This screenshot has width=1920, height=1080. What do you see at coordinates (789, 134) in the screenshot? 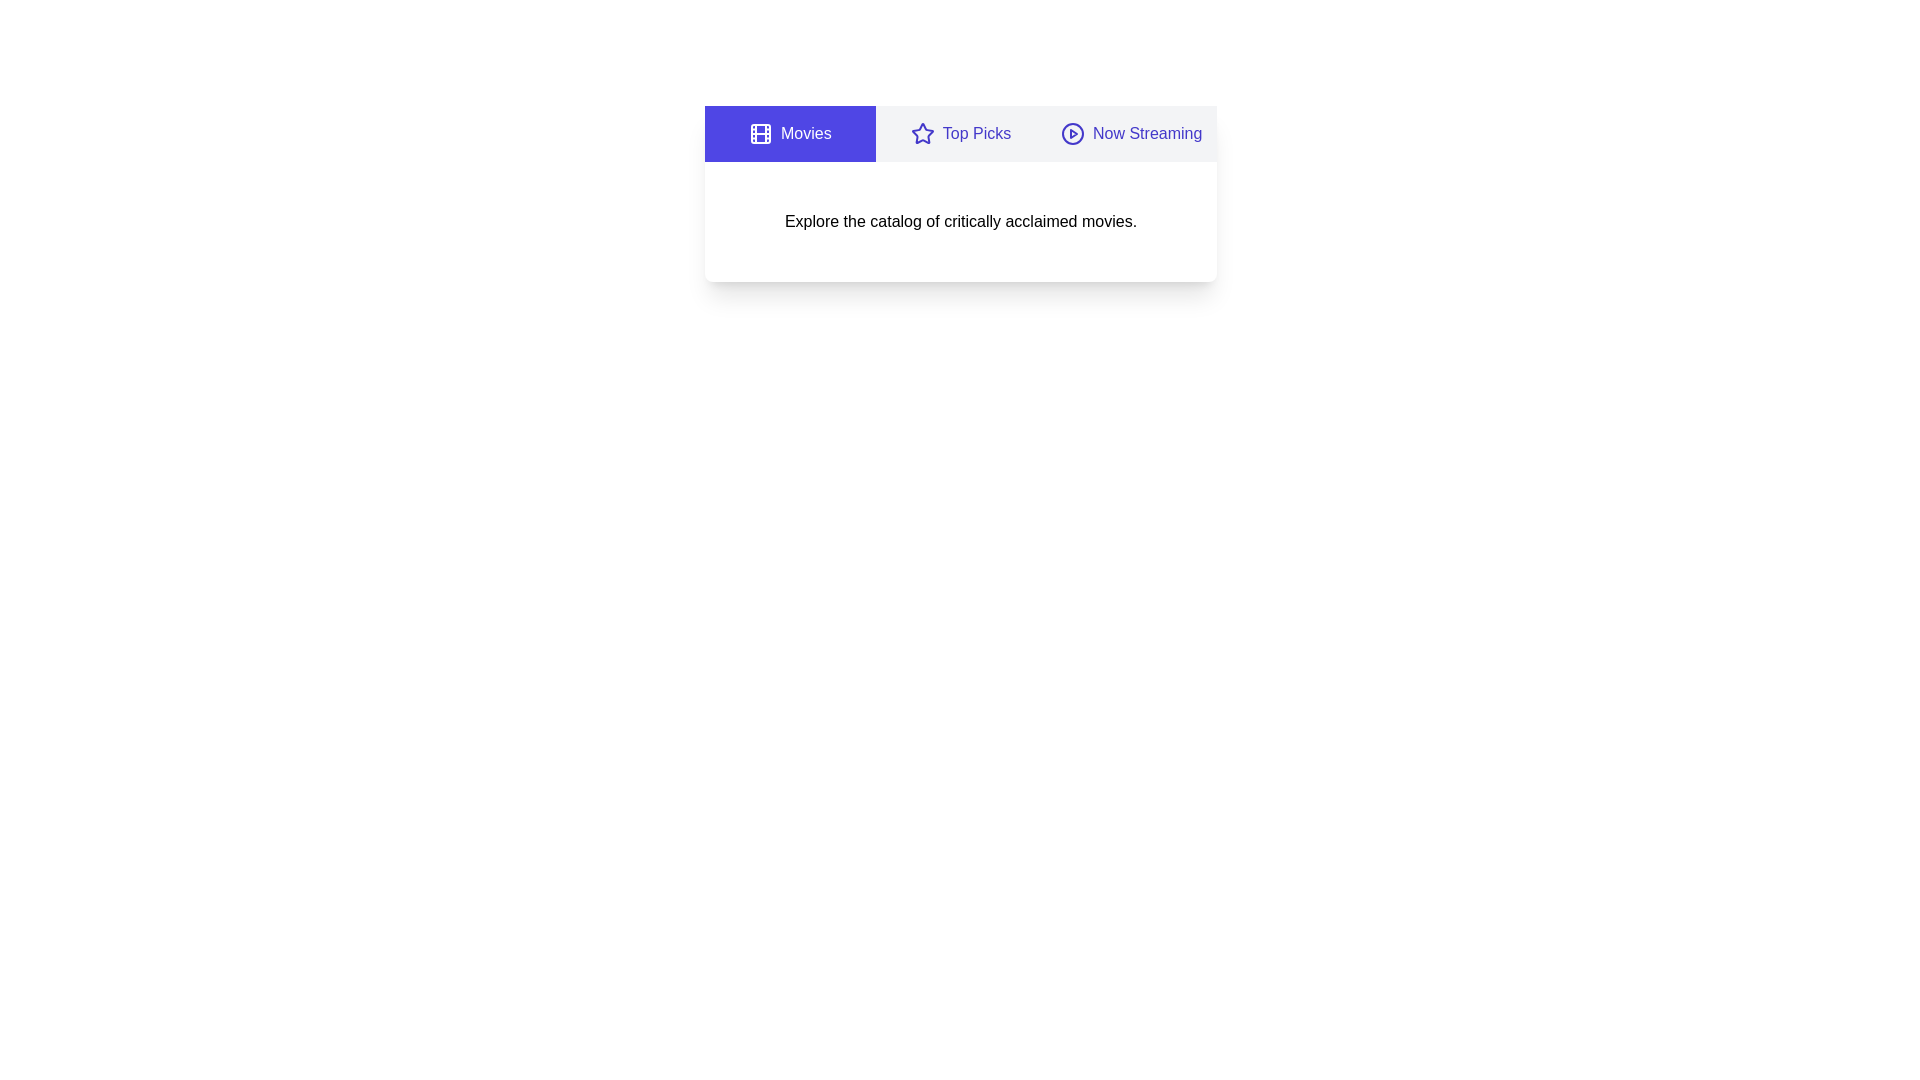
I see `the Movies tab` at bounding box center [789, 134].